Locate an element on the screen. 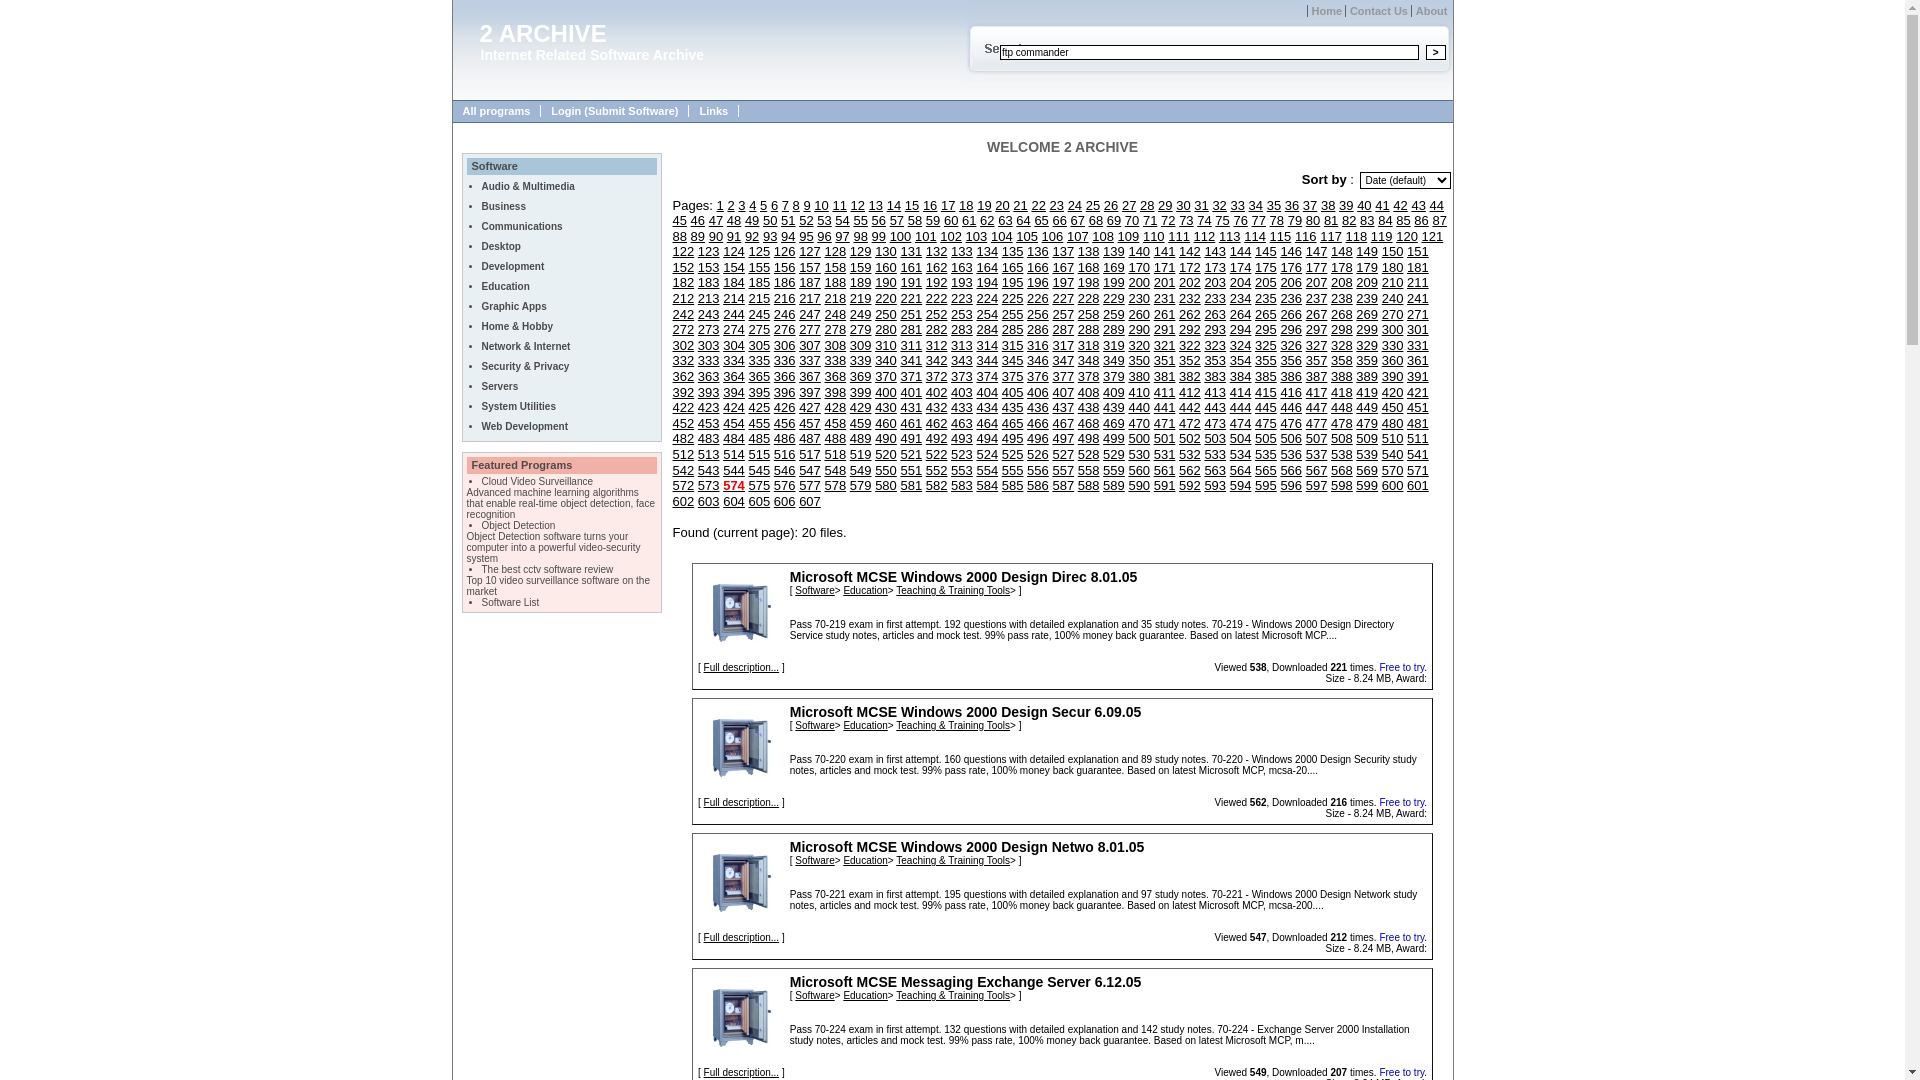 The image size is (1920, 1080). '94' is located at coordinates (786, 235).